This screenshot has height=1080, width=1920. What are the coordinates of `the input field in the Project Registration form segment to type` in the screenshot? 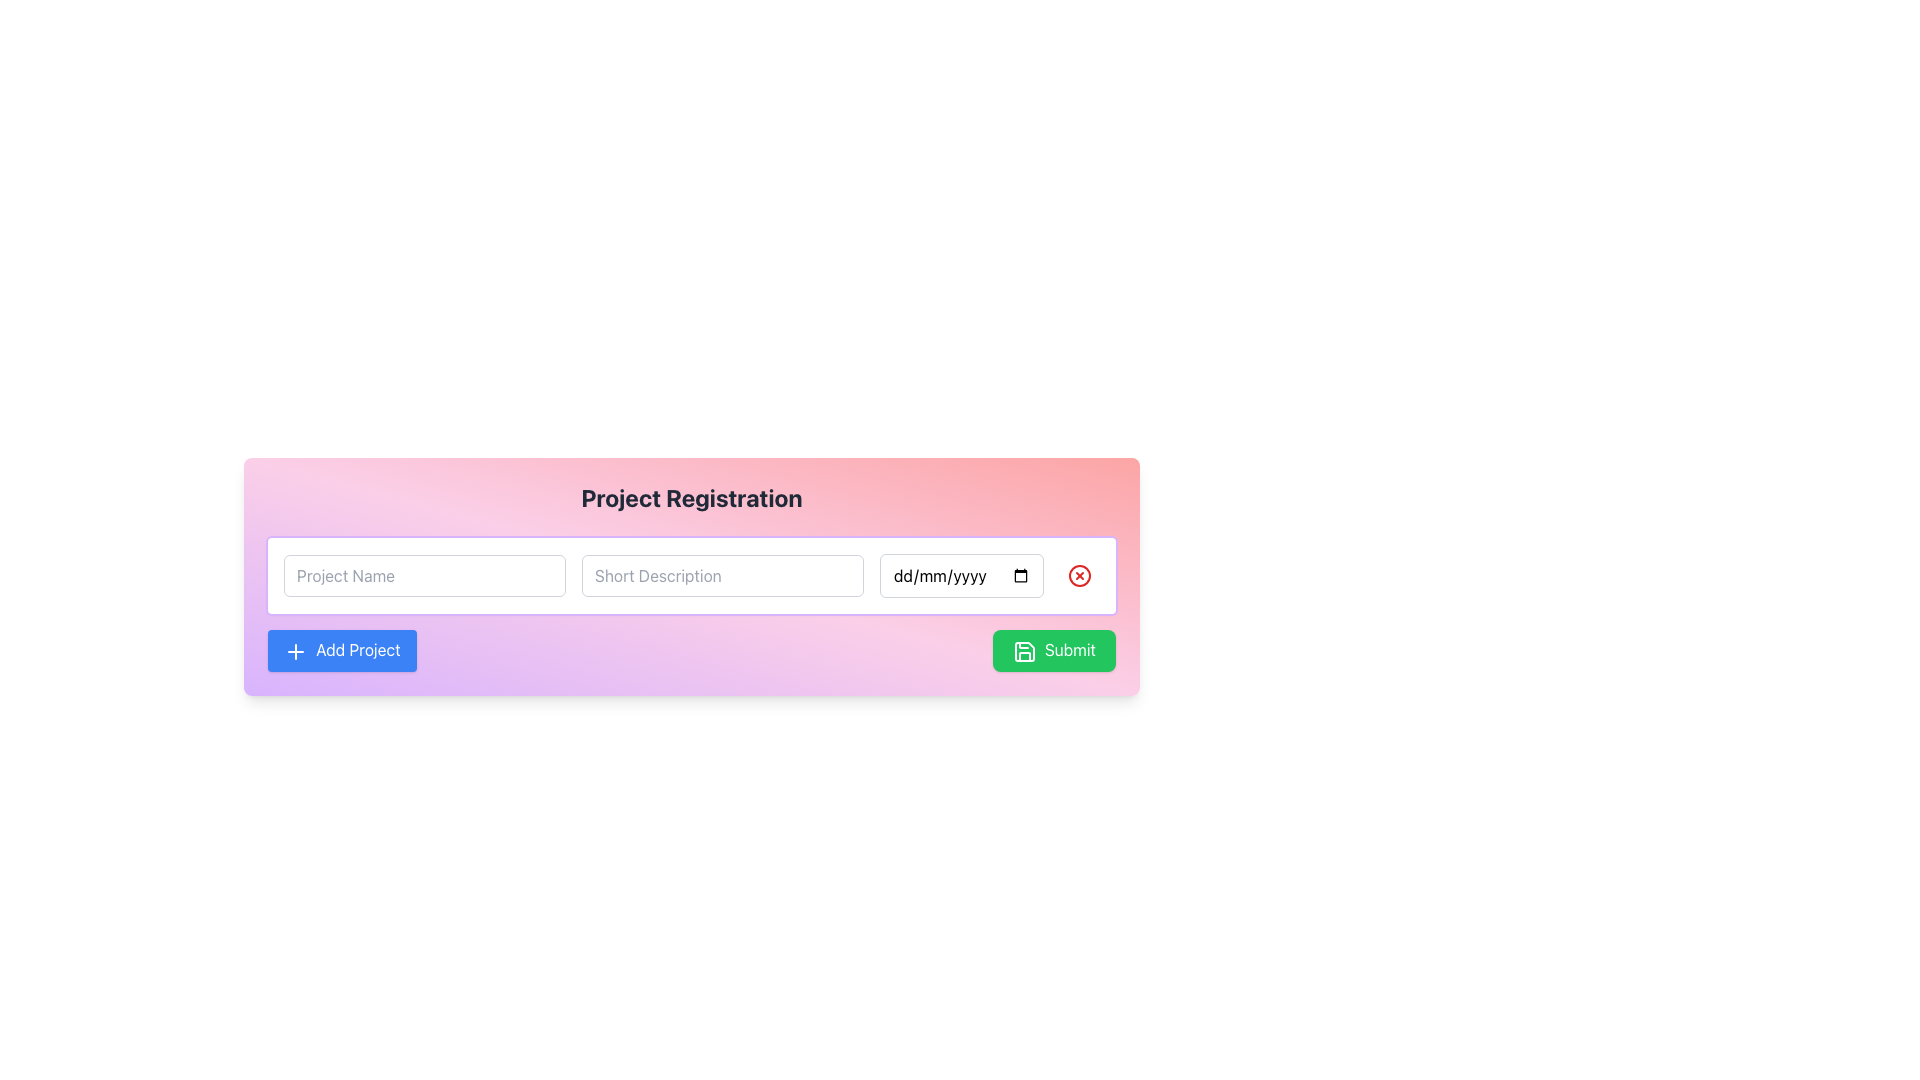 It's located at (691, 603).